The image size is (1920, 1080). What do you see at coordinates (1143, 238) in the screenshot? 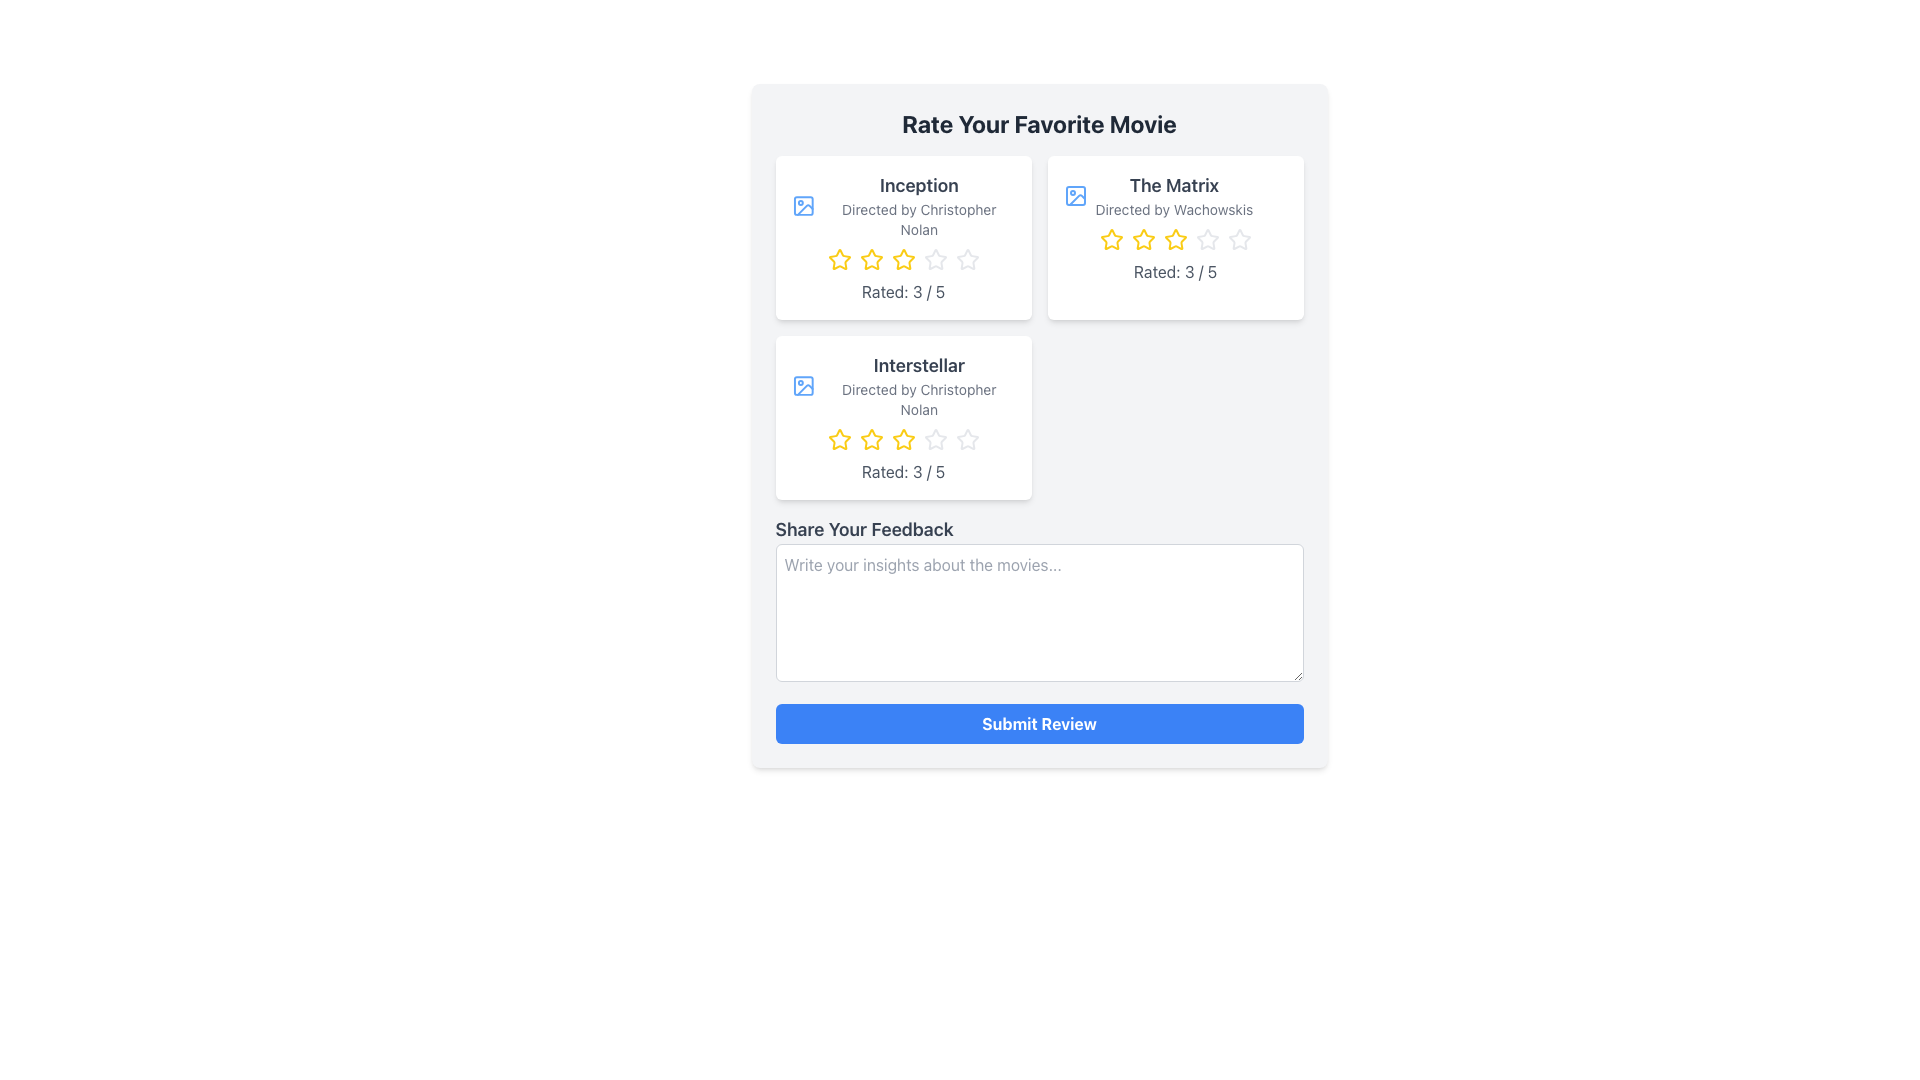
I see `the second star rating icon in the 'Rate Your Favorite Movie' section for 'The Matrix', which is a yellow outlined star with a hollow interior` at bounding box center [1143, 238].